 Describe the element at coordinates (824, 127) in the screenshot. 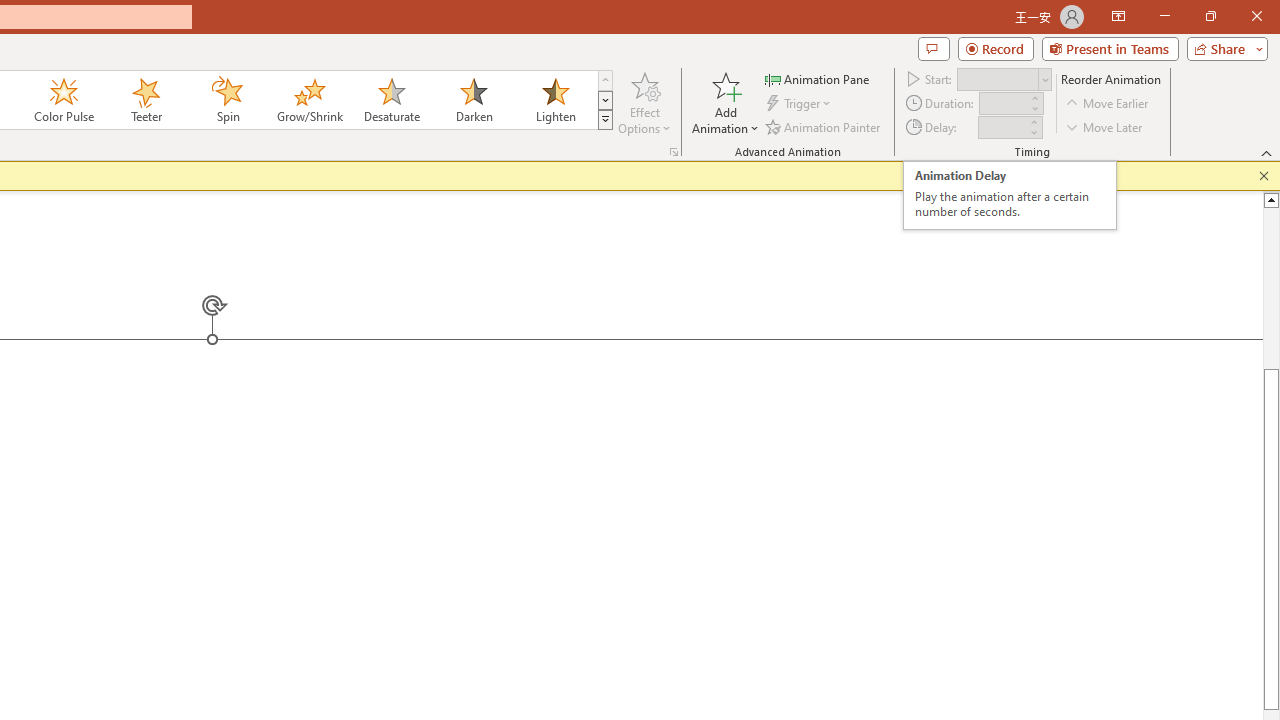

I see `'Animation Painter'` at that location.